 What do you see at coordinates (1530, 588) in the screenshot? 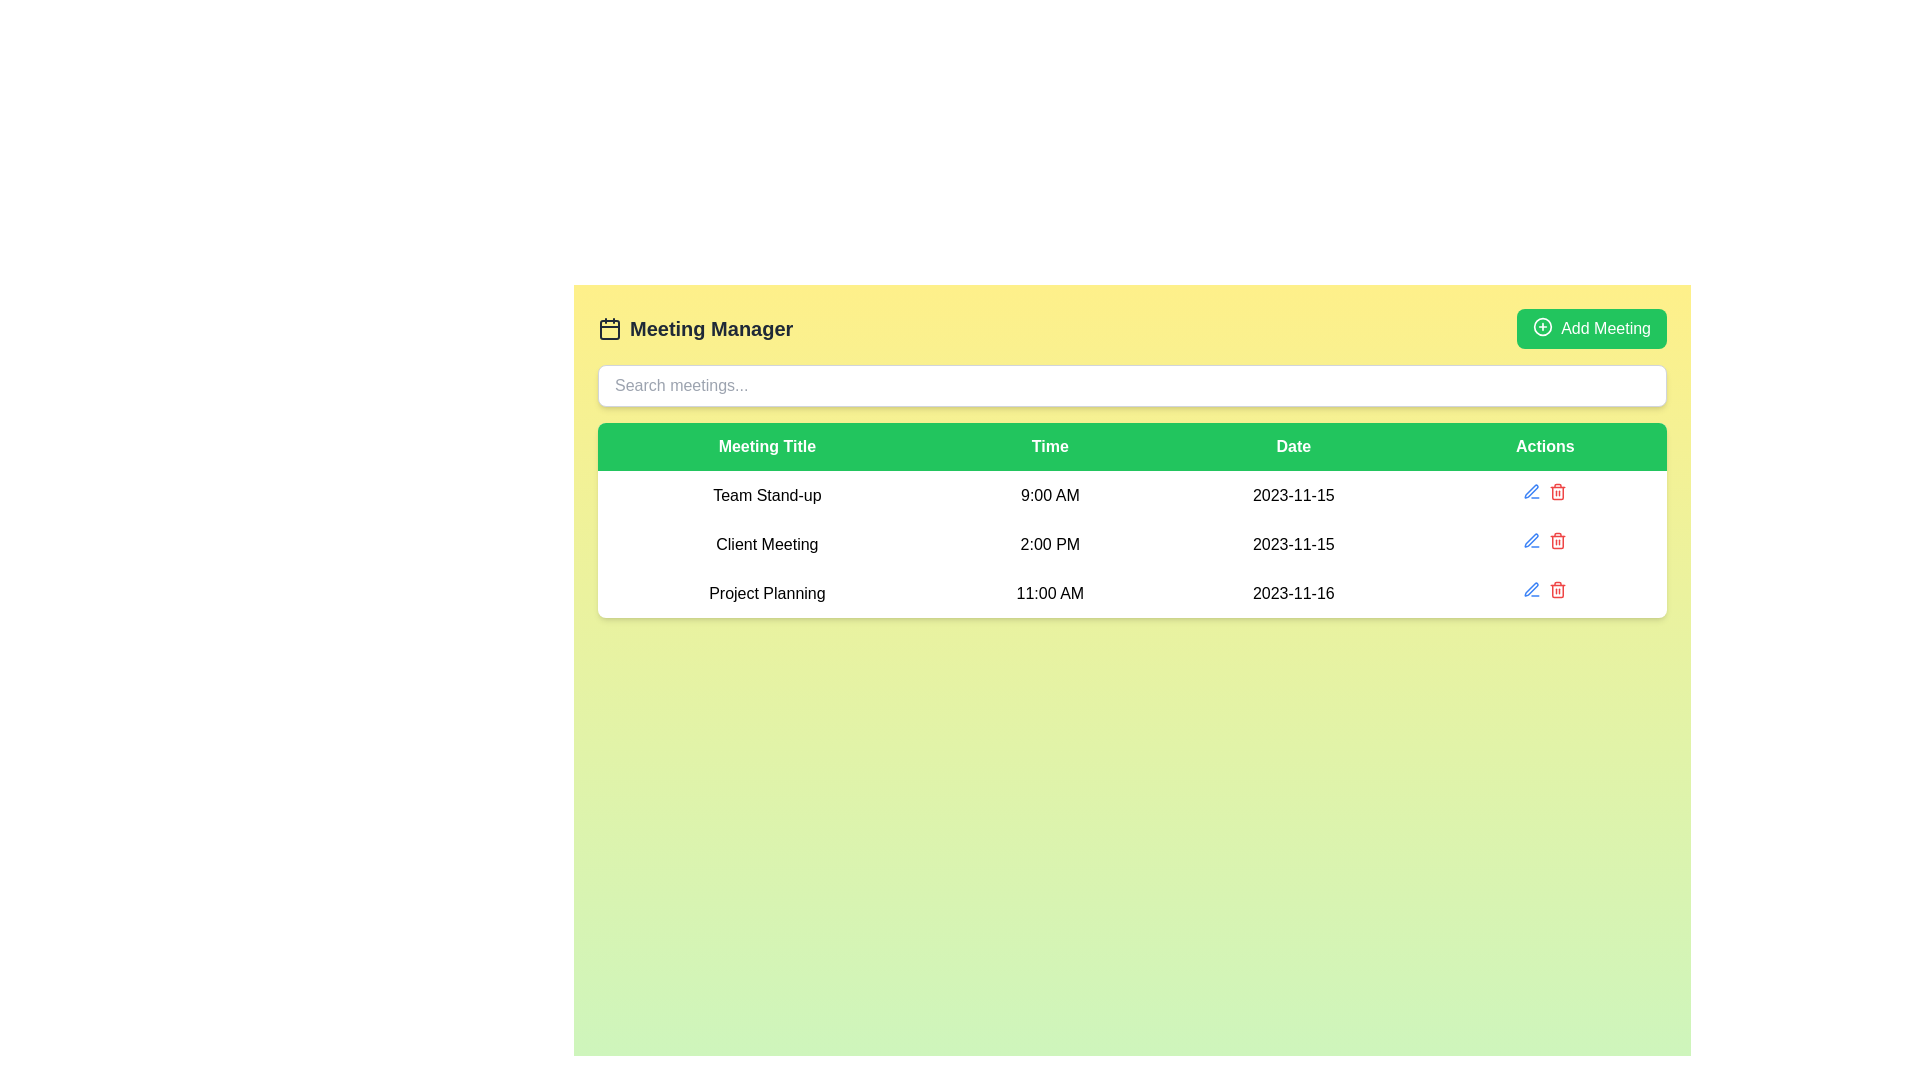
I see `the pen icon located in the 'Actions' column of the third row in the table` at bounding box center [1530, 588].